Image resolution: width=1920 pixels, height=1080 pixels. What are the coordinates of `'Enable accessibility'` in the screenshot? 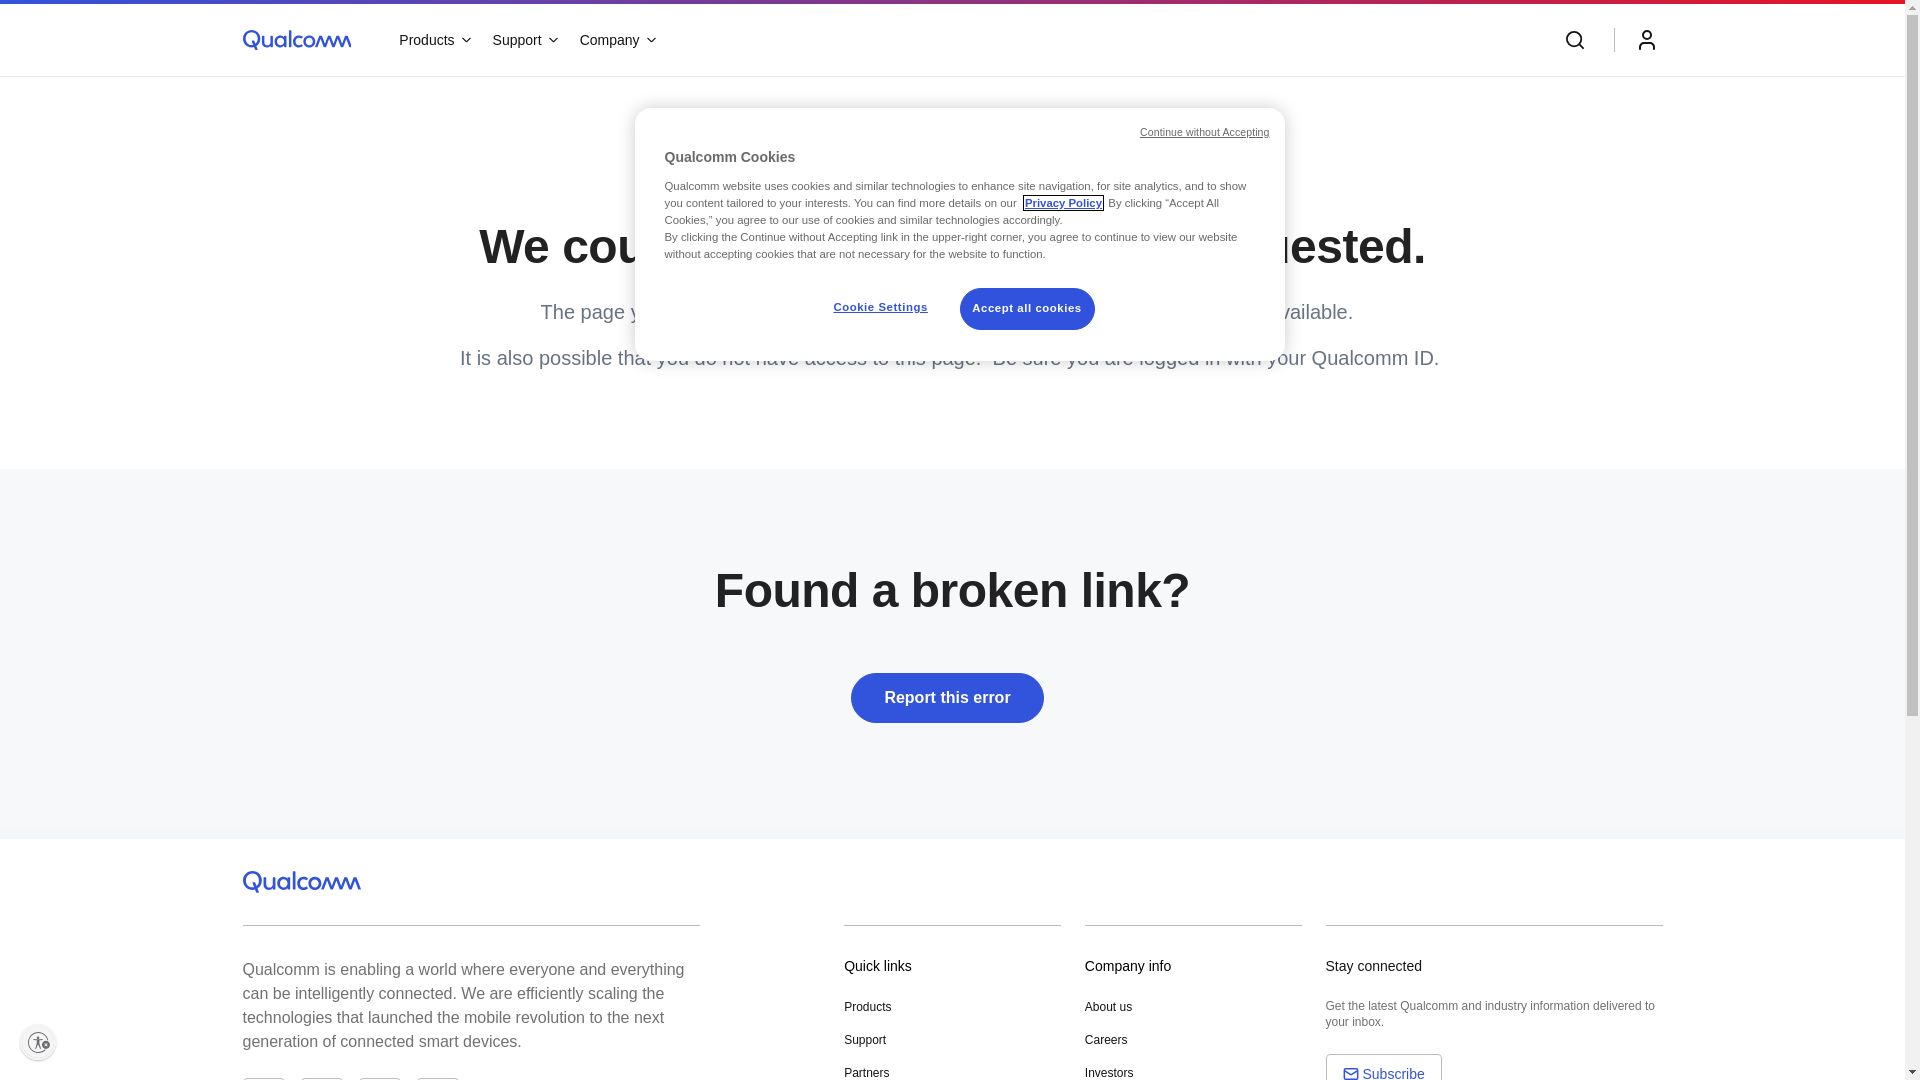 It's located at (38, 1040).